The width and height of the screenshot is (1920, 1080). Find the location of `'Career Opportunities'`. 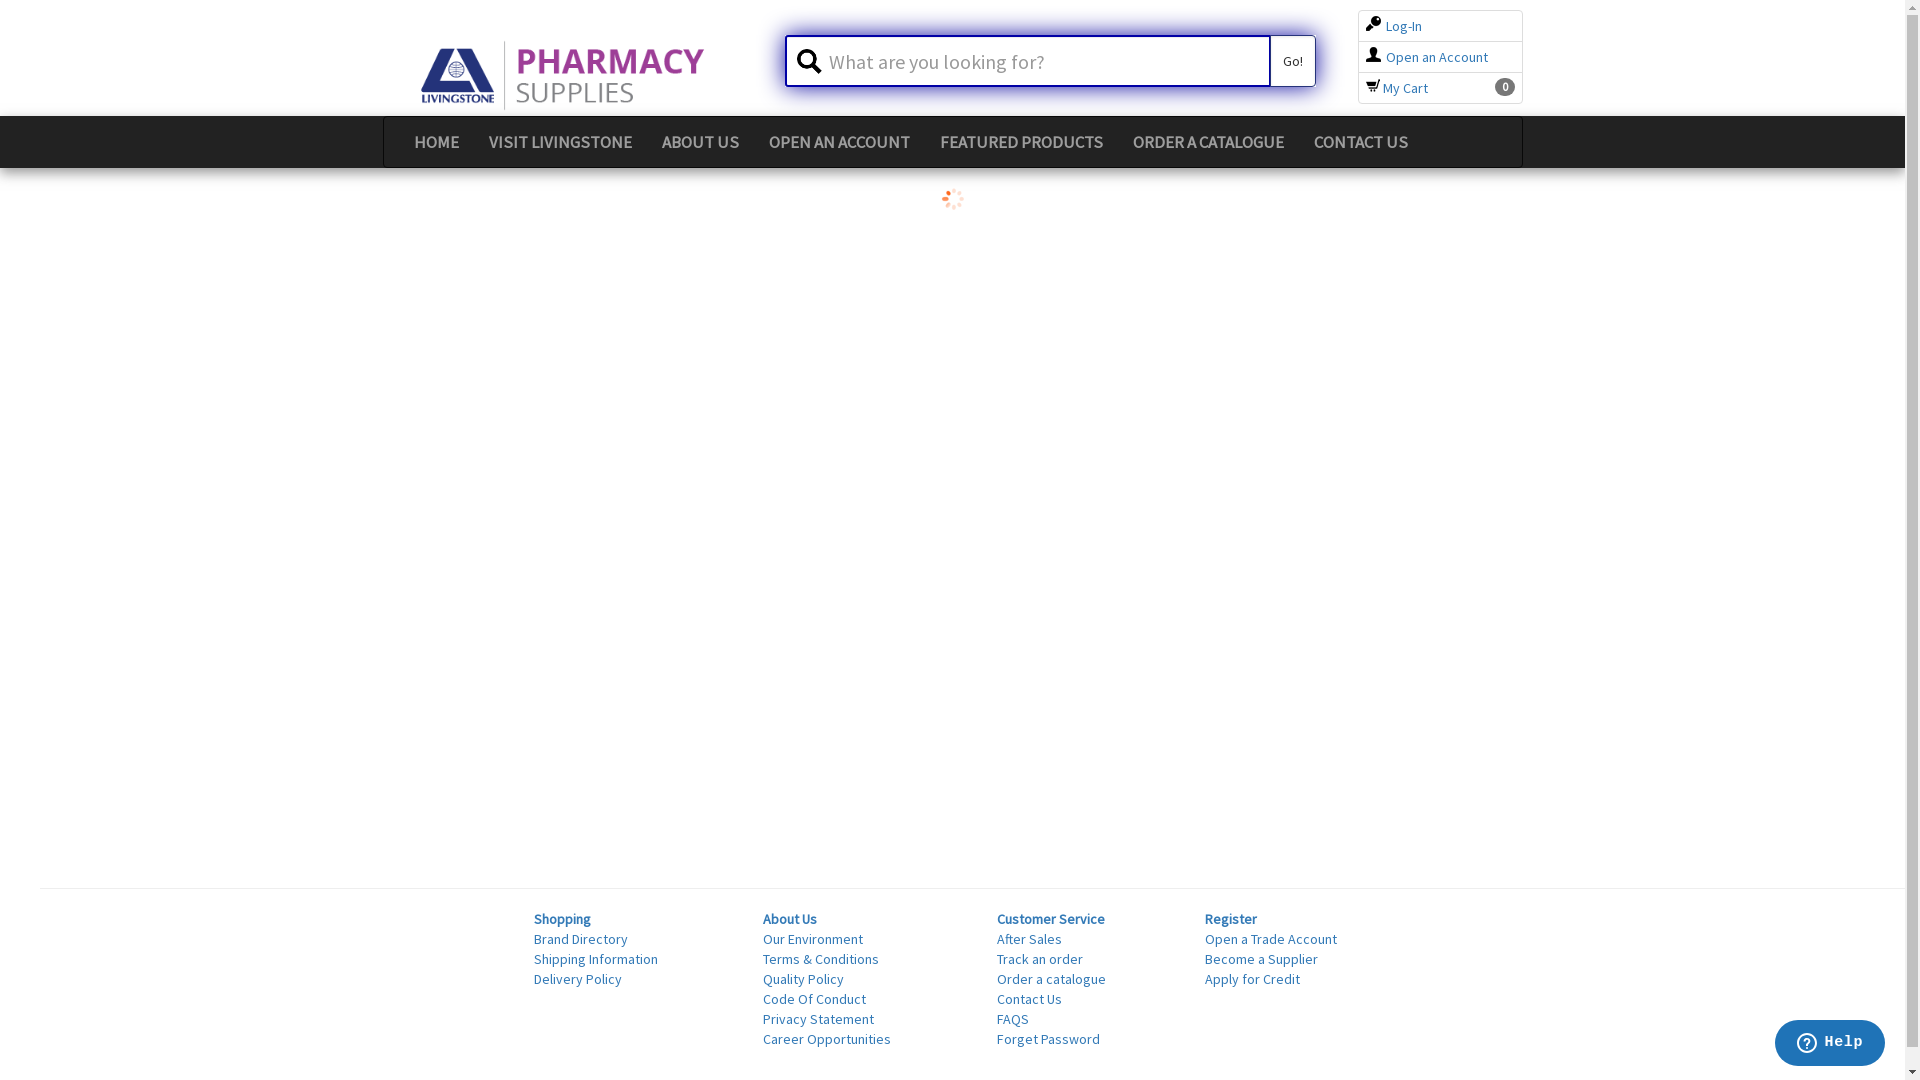

'Career Opportunities' is located at coordinates (762, 1037).